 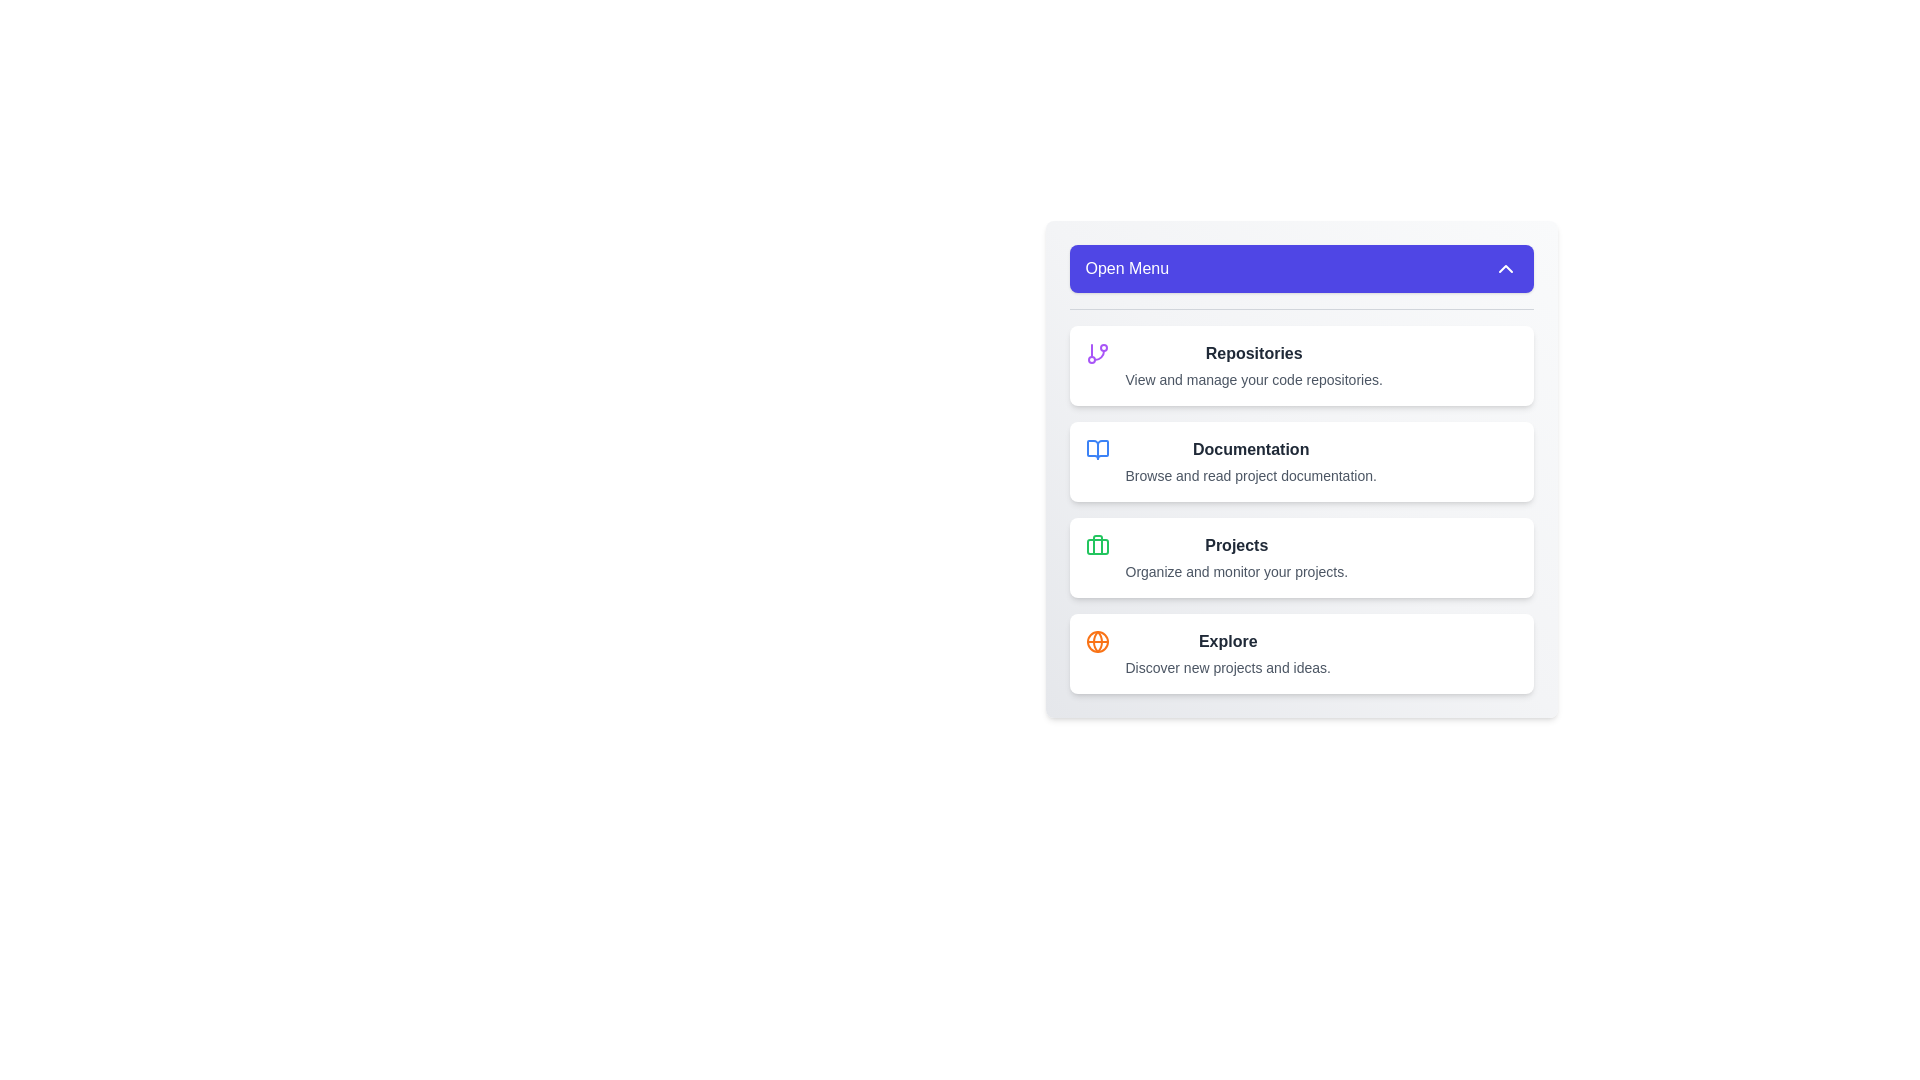 What do you see at coordinates (1096, 353) in the screenshot?
I see `the small purple icon resembling a branching diagram located on the left side of the 'Repositories' section, directly adjacent to the 'Repositories' title` at bounding box center [1096, 353].